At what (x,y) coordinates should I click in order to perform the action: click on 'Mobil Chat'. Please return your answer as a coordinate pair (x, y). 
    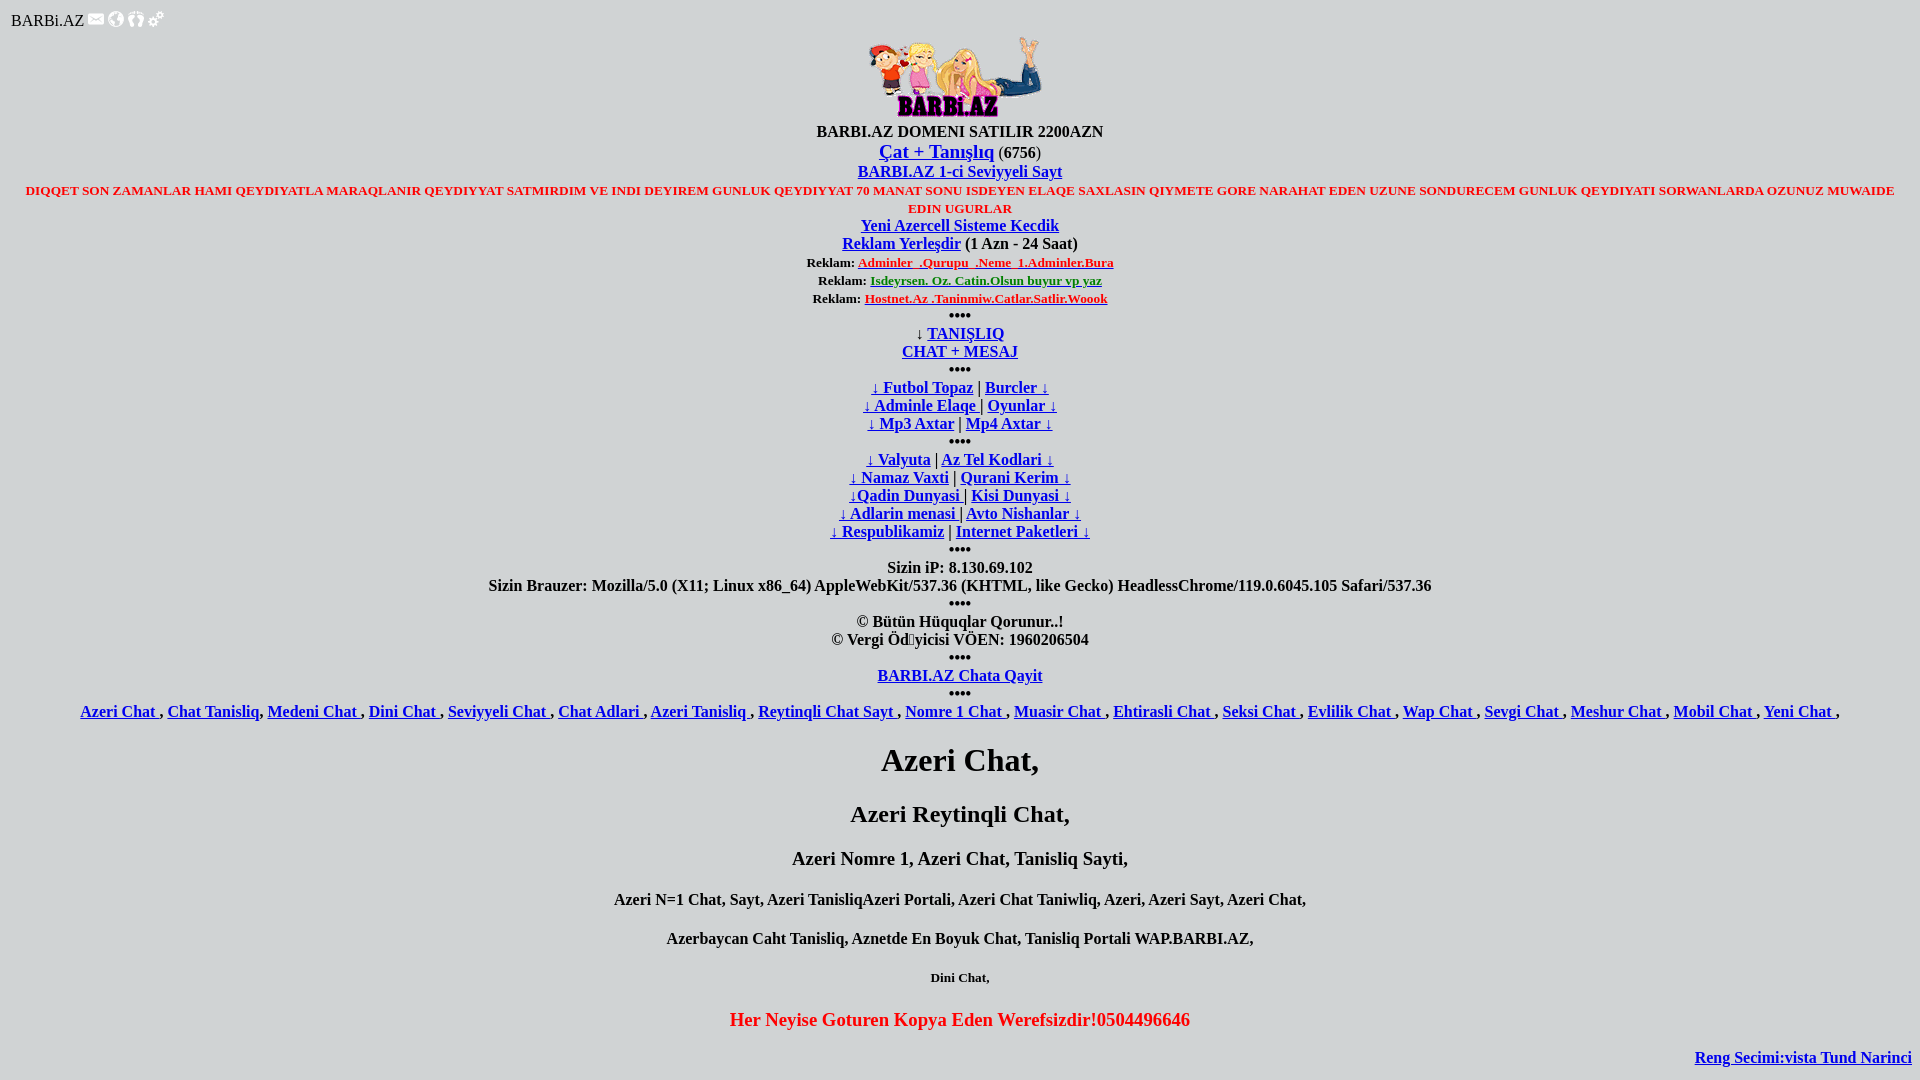
    Looking at the image, I should click on (1714, 710).